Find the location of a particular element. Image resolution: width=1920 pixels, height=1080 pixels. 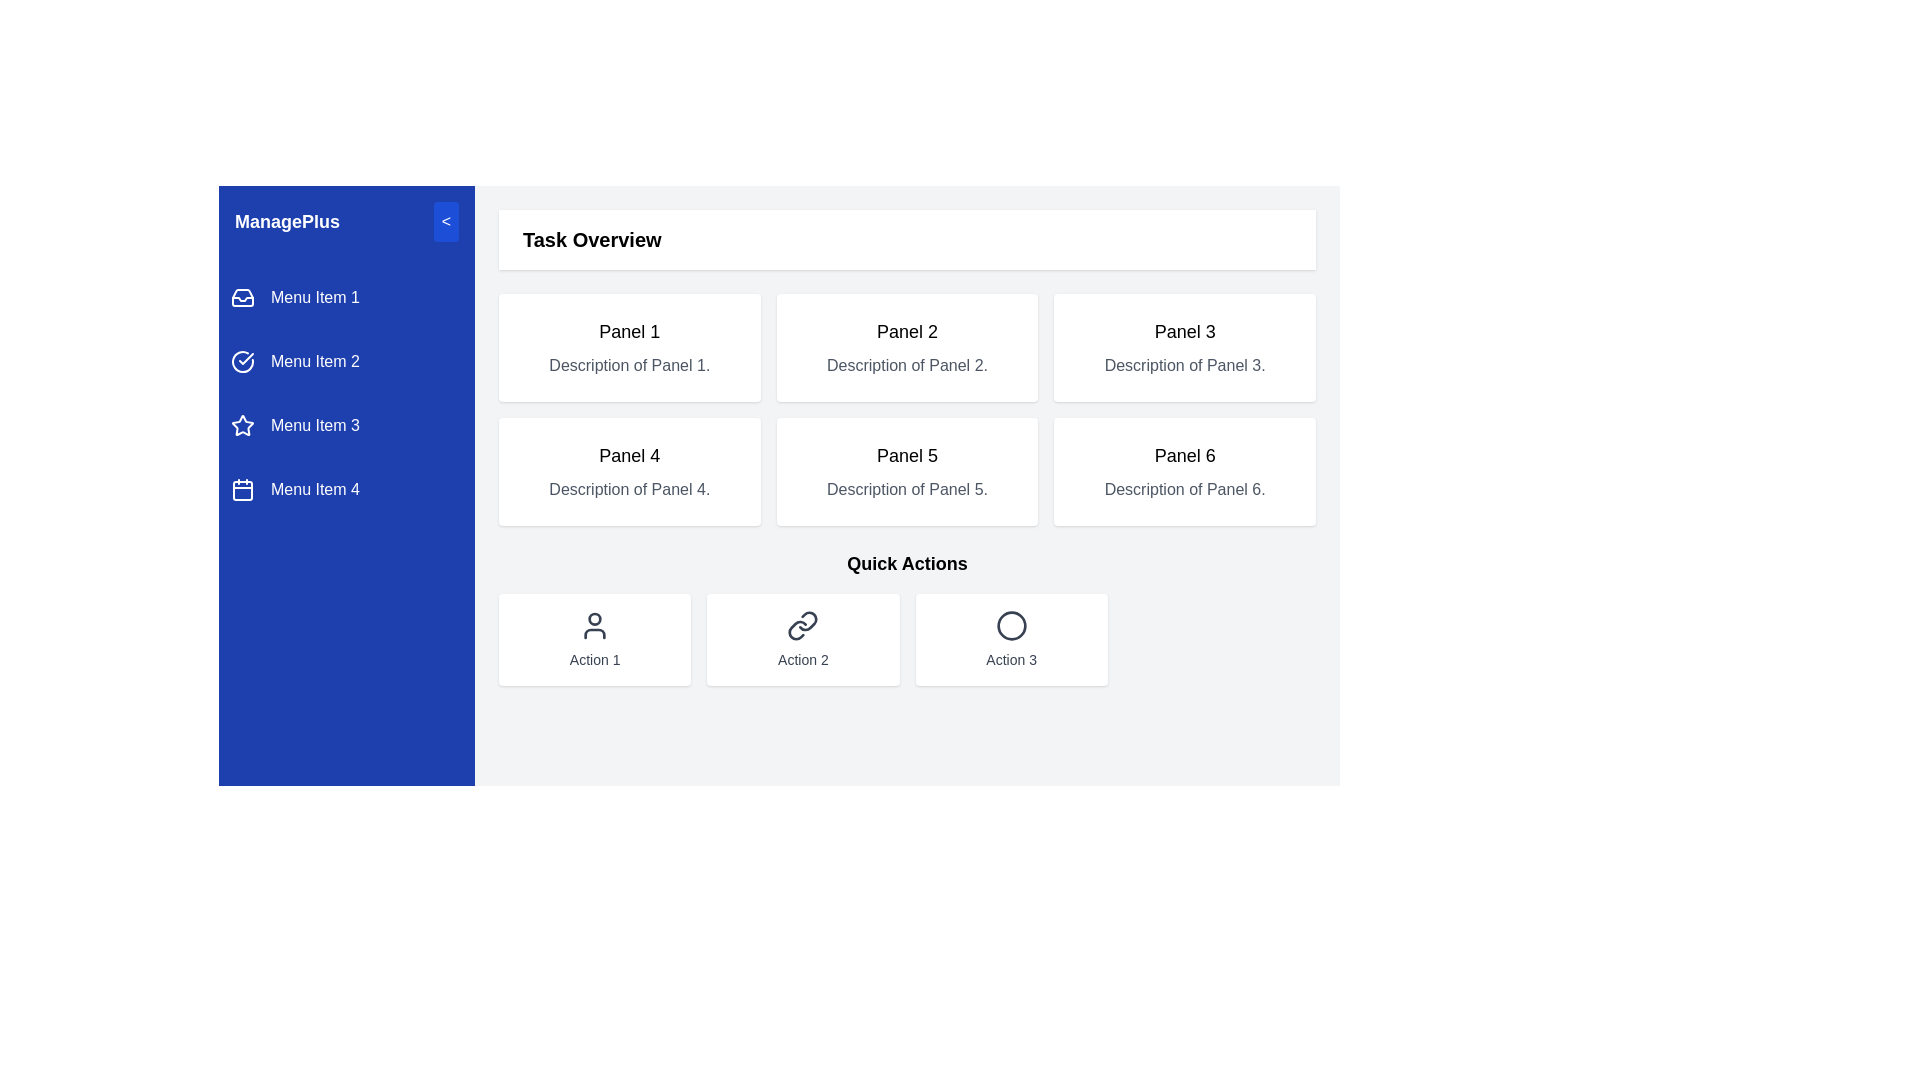

the Interactive panel identified as 'Panel 6' located in the bottom-right corner of the grid to interact with it is located at coordinates (1185, 471).